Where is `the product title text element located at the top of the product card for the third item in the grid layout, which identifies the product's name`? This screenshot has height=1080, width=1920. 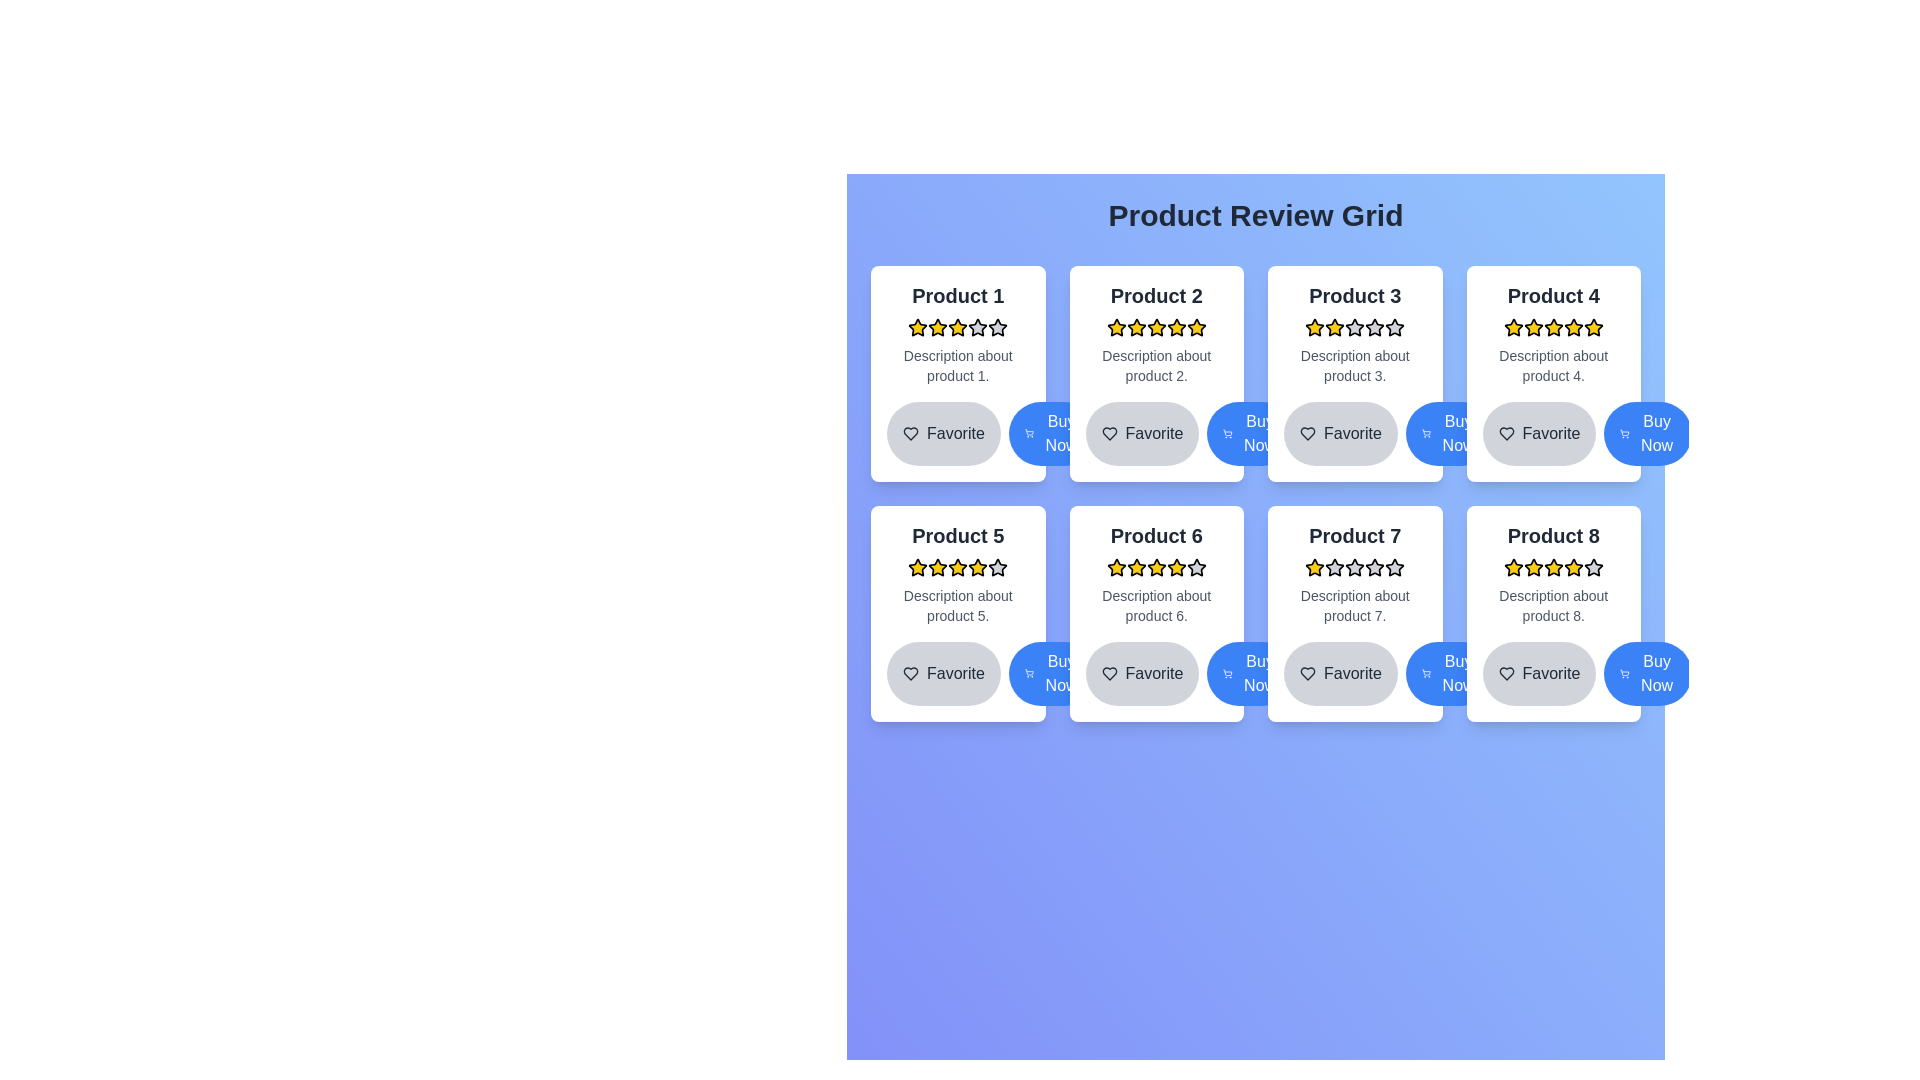
the product title text element located at the top of the product card for the third item in the grid layout, which identifies the product's name is located at coordinates (1355, 296).